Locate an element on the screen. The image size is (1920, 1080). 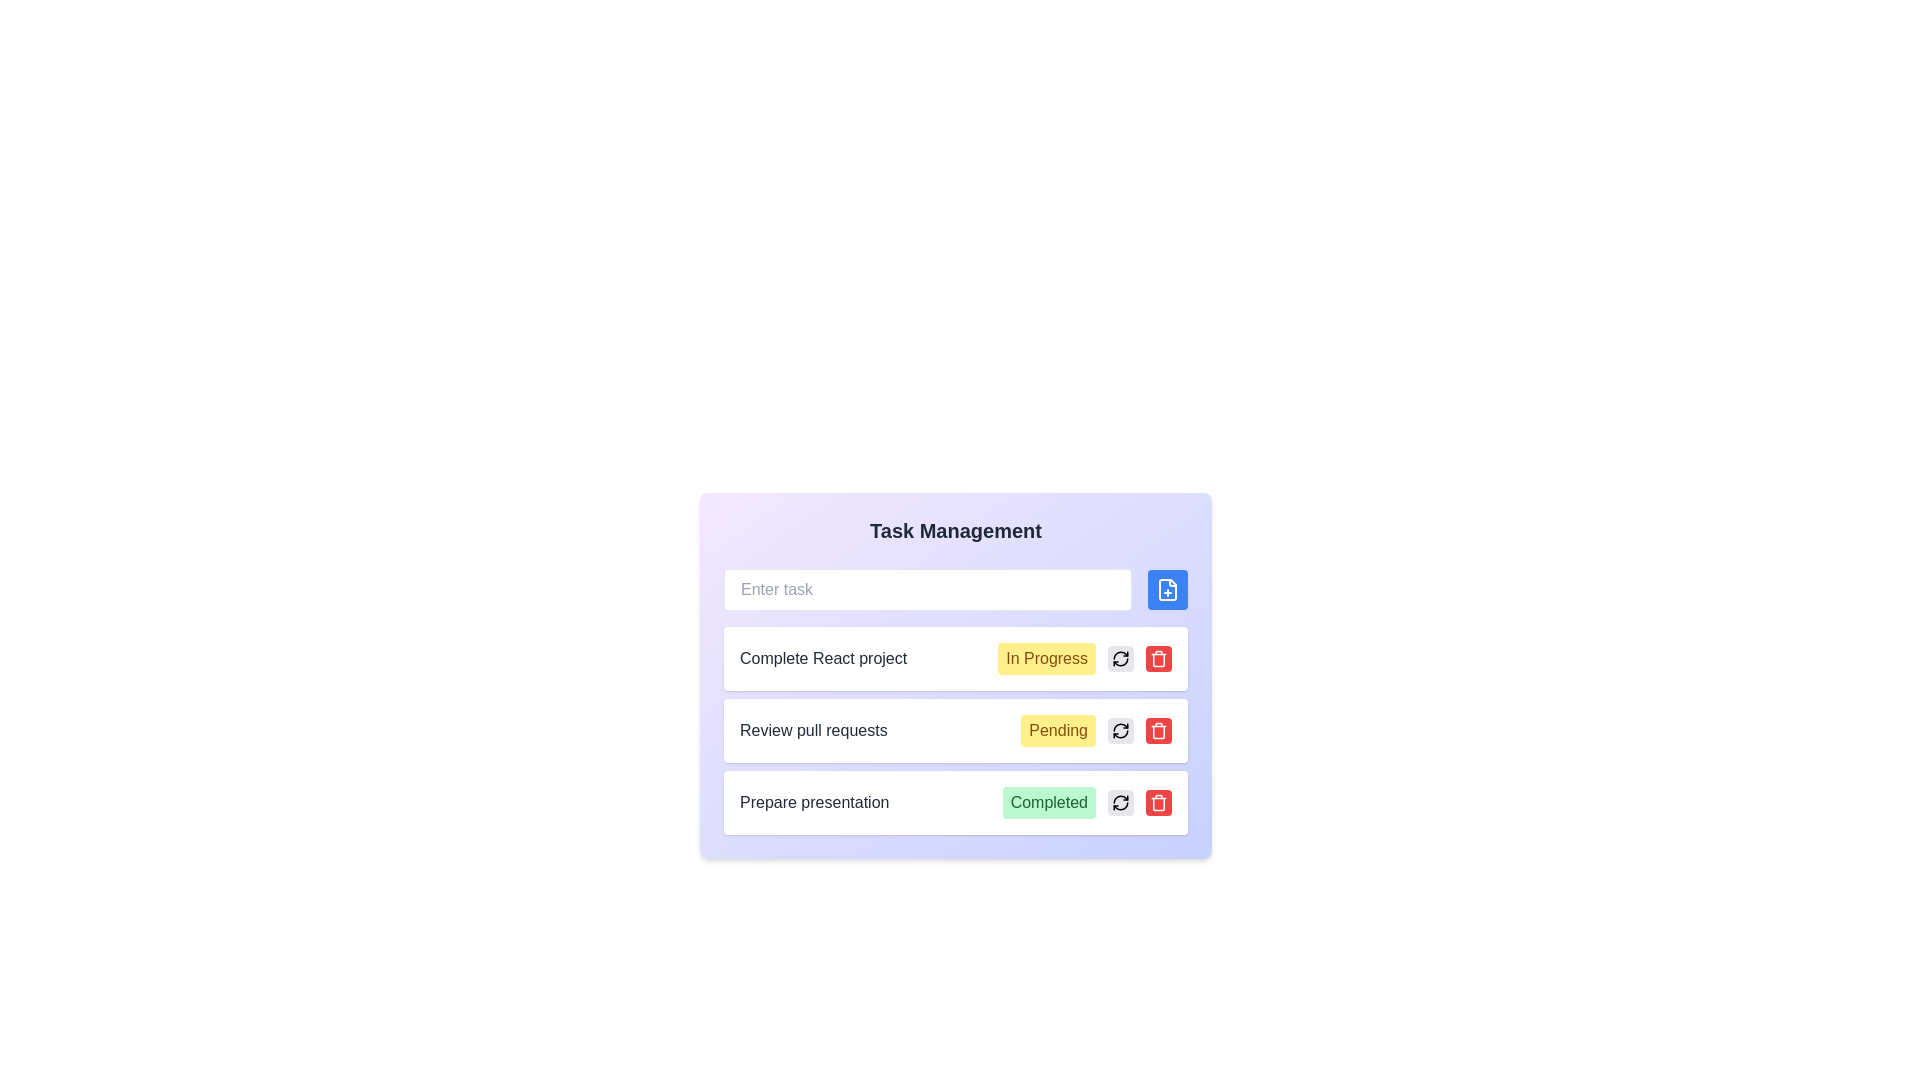
the 'In Progress' status label, which is a yellow badge with rounded corners displaying the text in brown, located in the task row for 'Complete React project' is located at coordinates (1046, 659).